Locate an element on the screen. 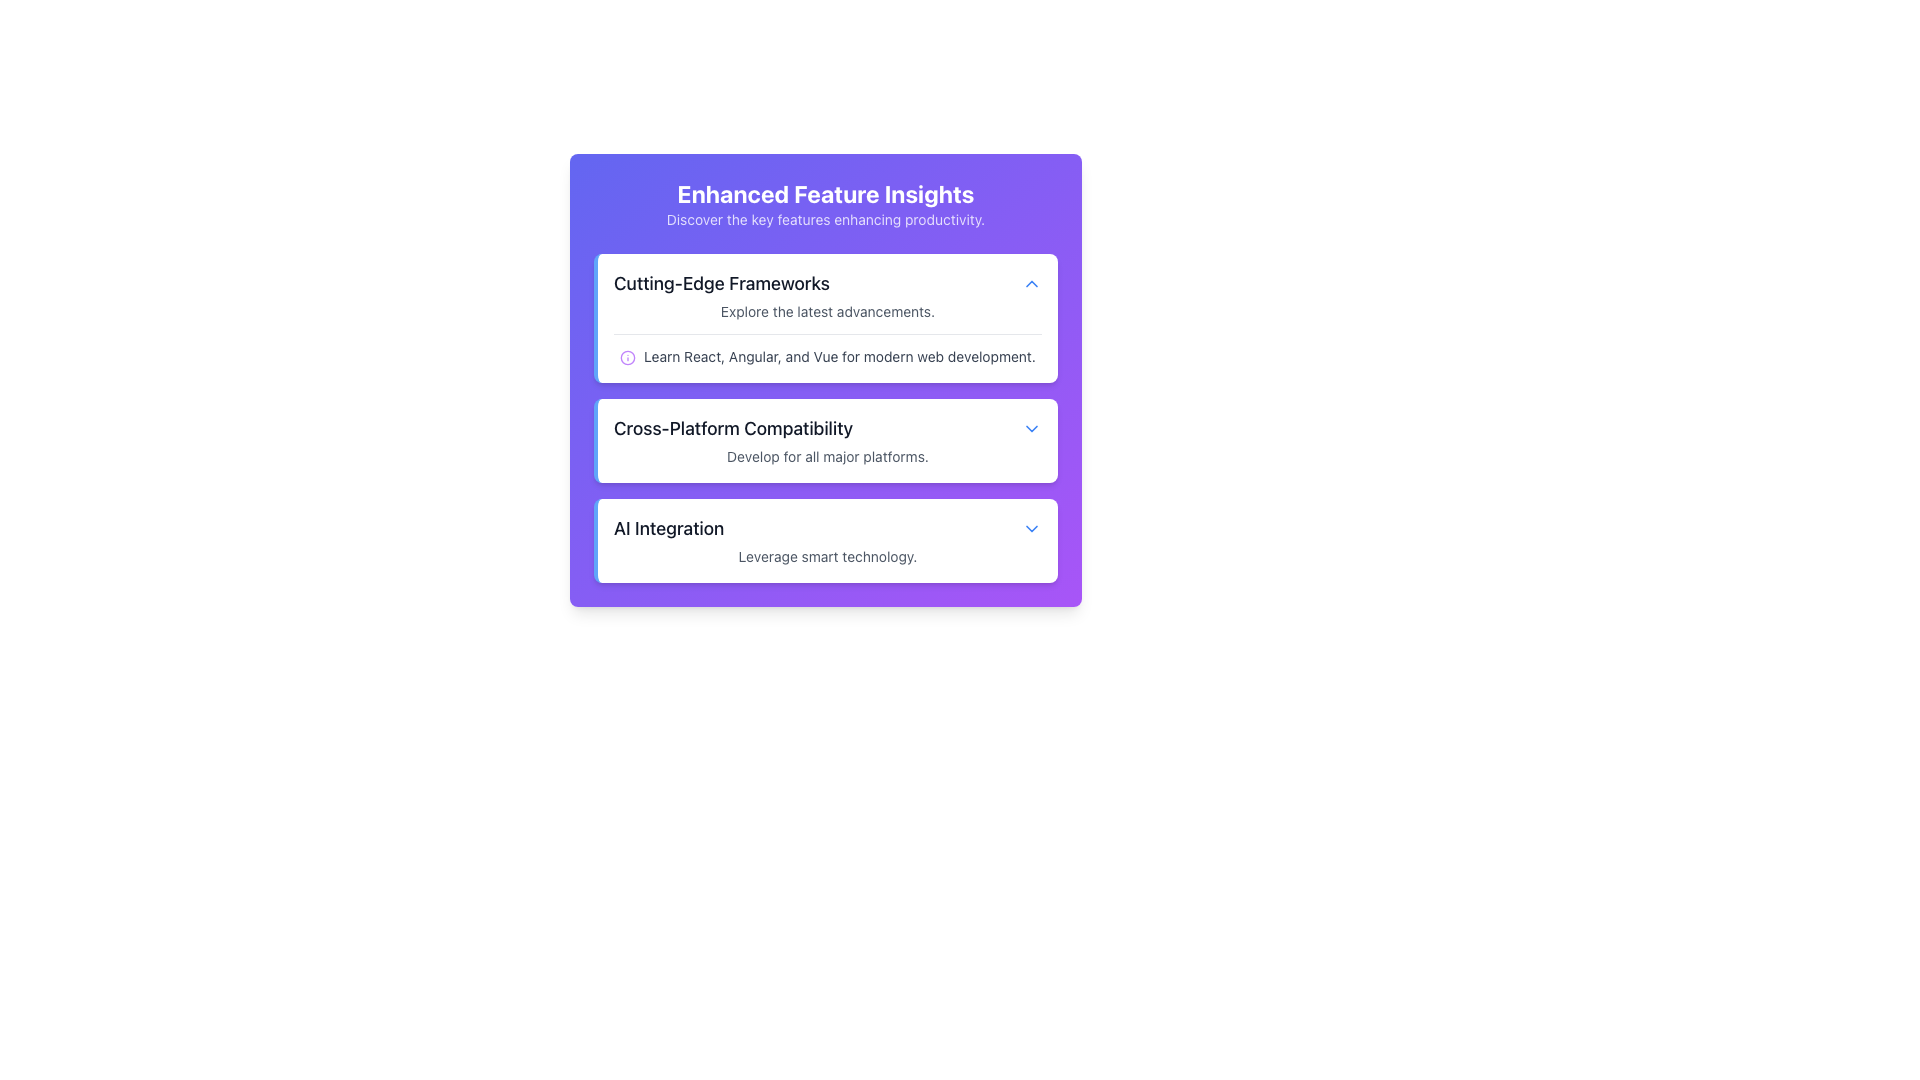 This screenshot has width=1920, height=1080. the descriptive subtitle of the 'AI Integration' feature, located below the title and chevron icon within the 'AI Integration' card is located at coordinates (828, 556).